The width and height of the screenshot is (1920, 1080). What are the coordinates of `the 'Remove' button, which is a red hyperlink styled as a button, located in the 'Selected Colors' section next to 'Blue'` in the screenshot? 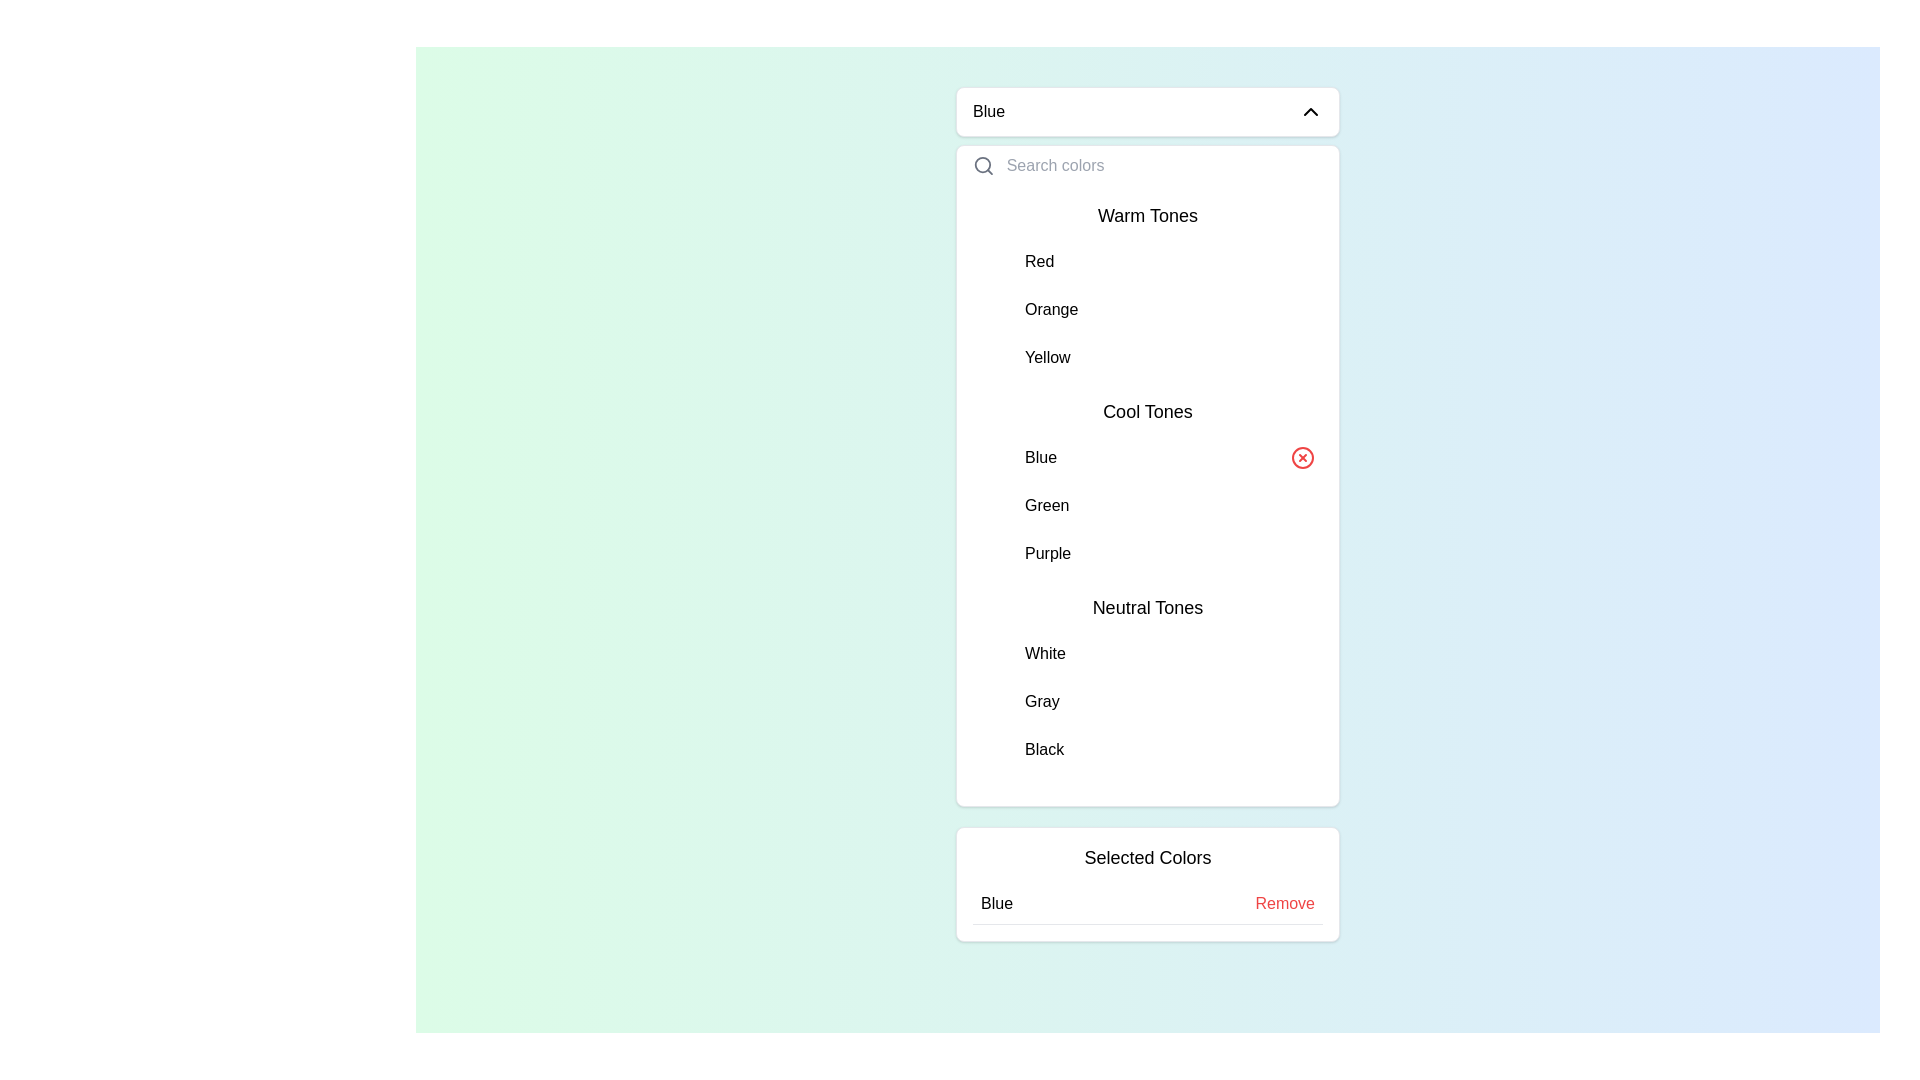 It's located at (1285, 903).